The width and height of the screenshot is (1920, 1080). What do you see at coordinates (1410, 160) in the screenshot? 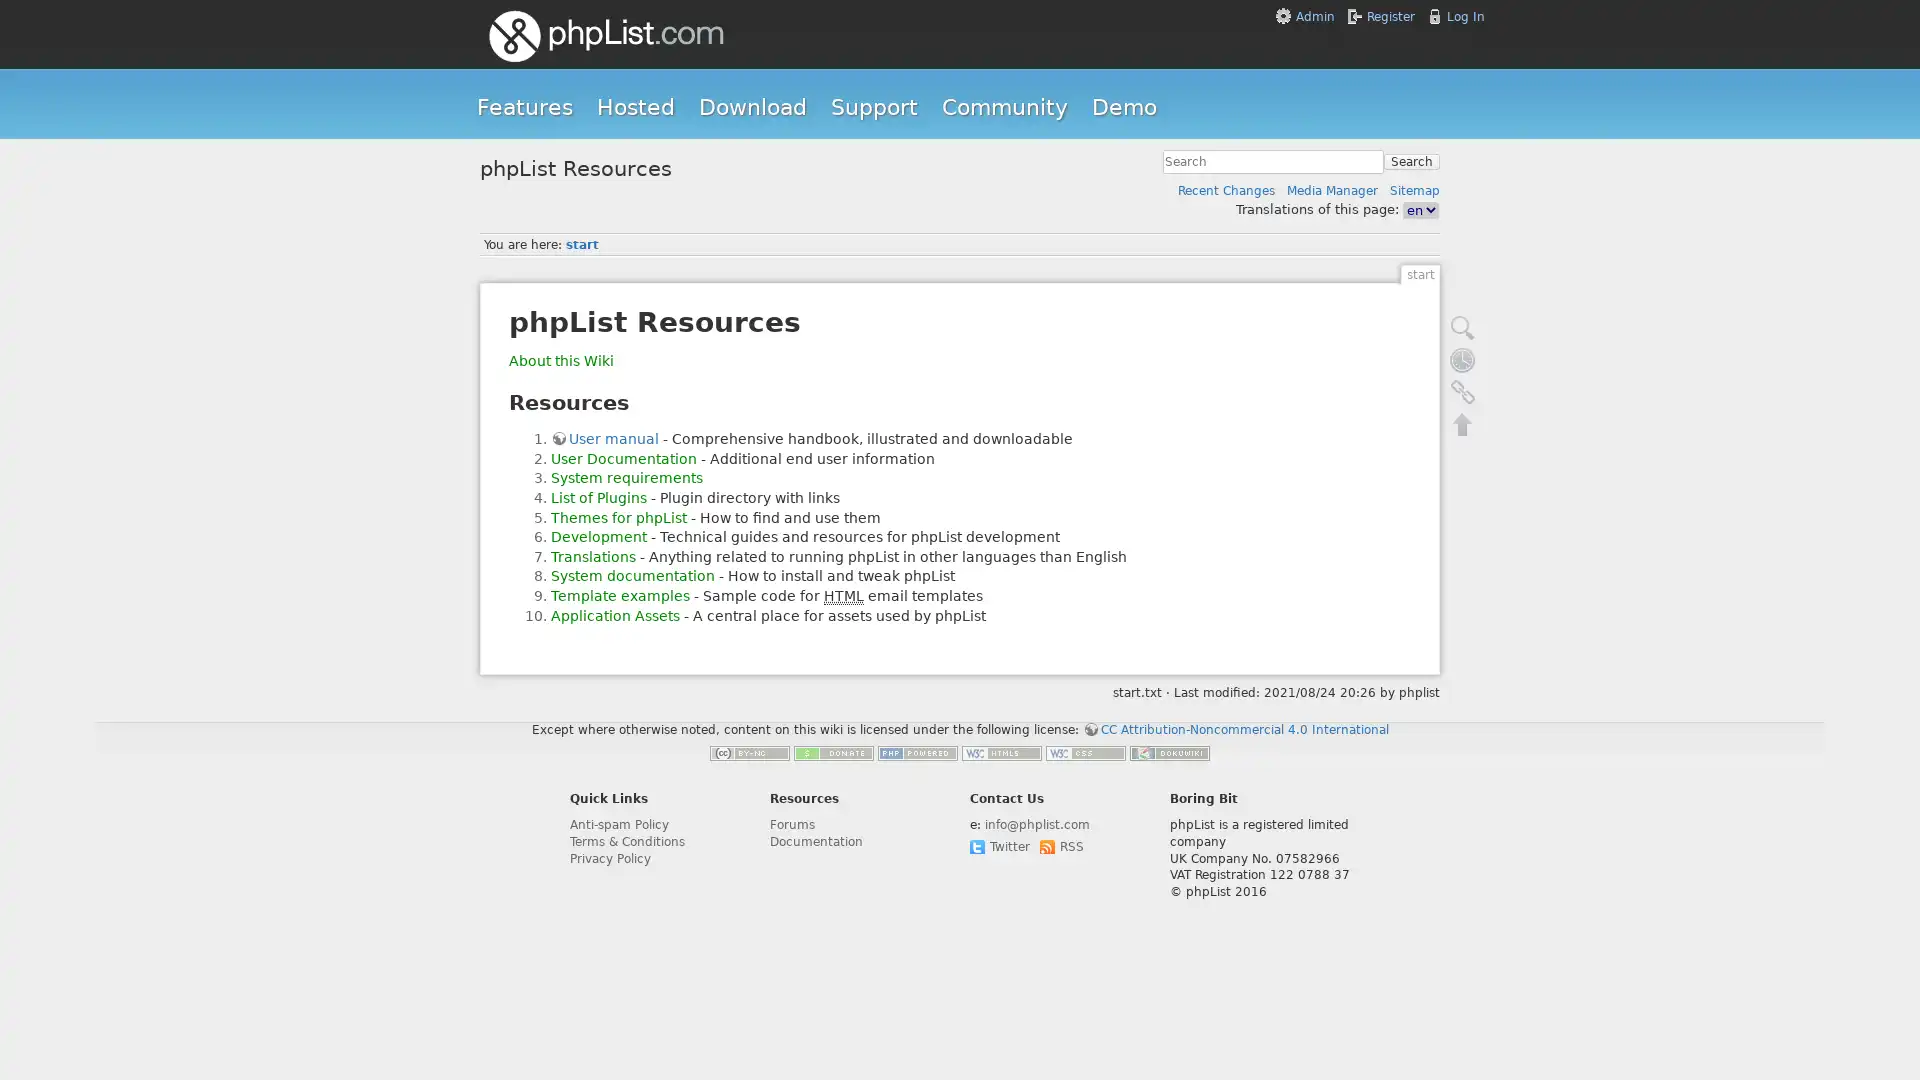
I see `Search` at bounding box center [1410, 160].